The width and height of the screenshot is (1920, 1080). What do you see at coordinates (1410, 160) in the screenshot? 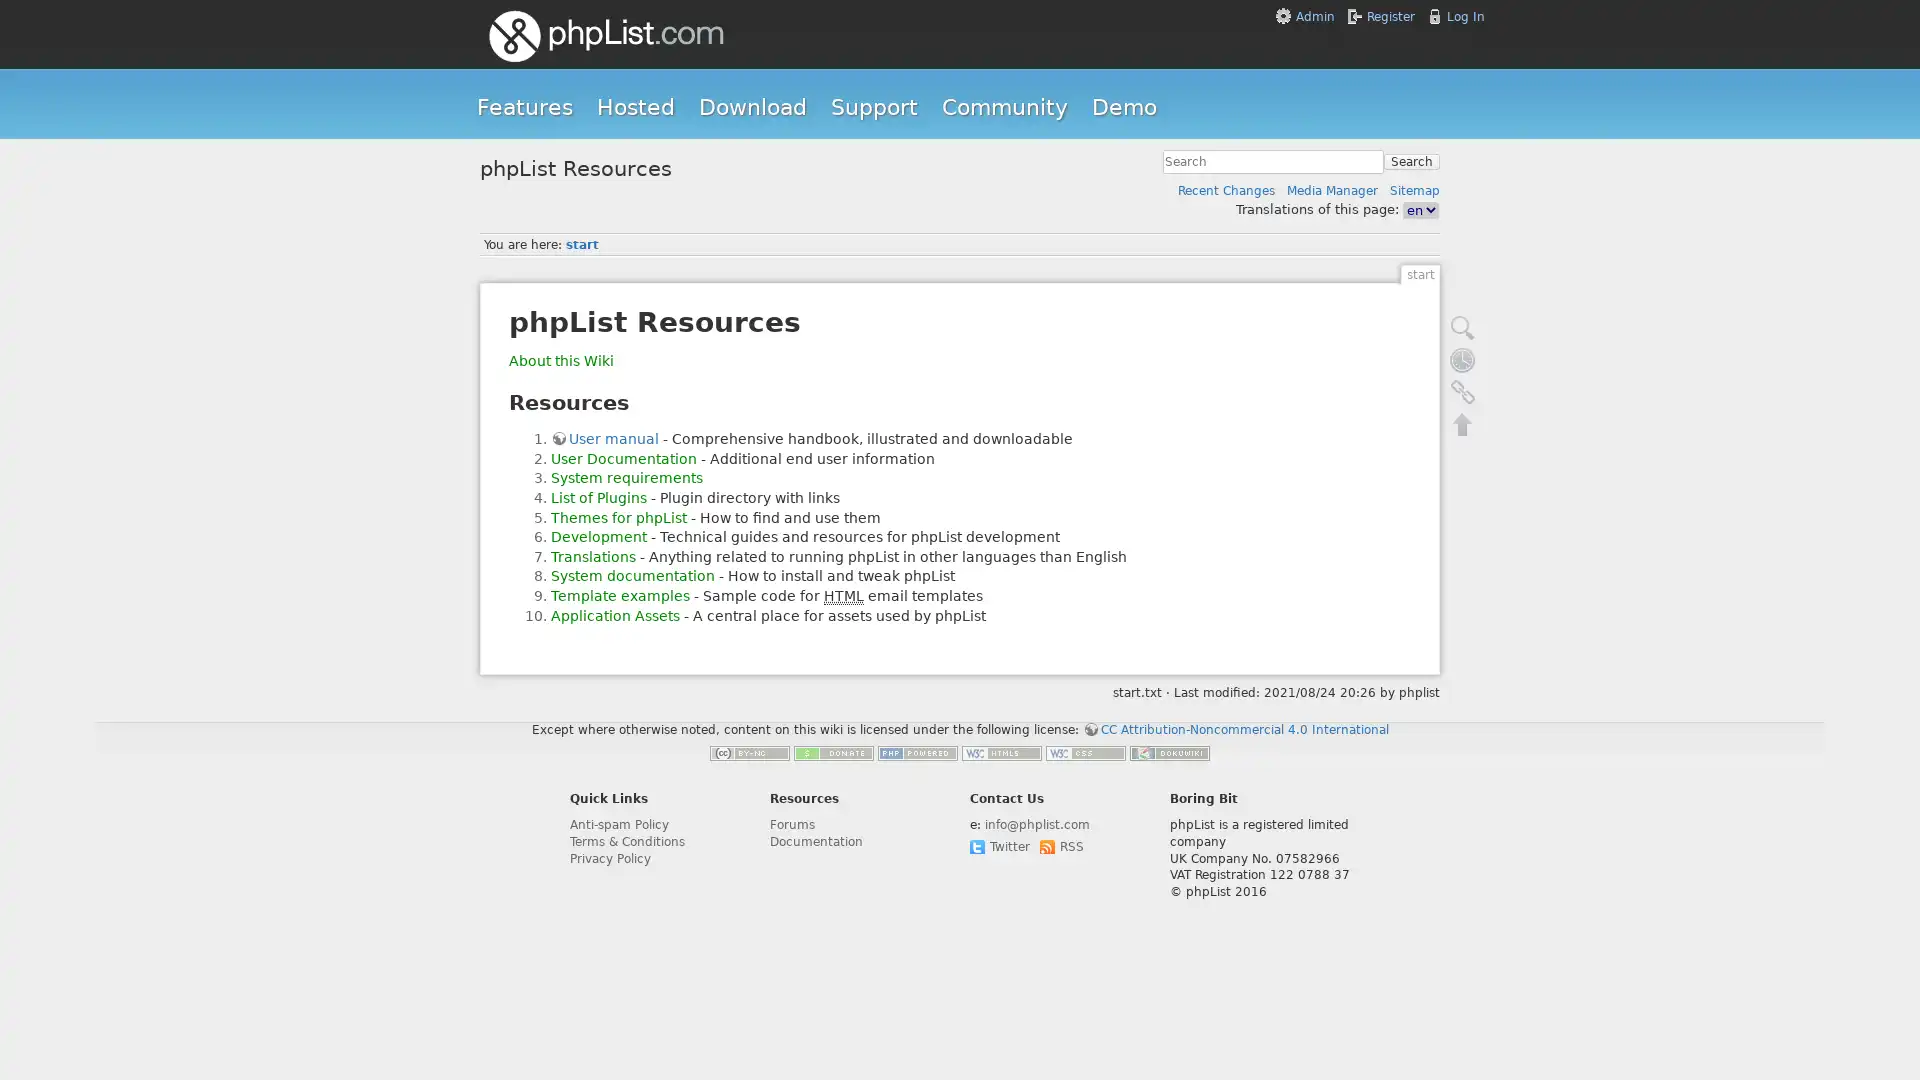
I see `Search` at bounding box center [1410, 160].